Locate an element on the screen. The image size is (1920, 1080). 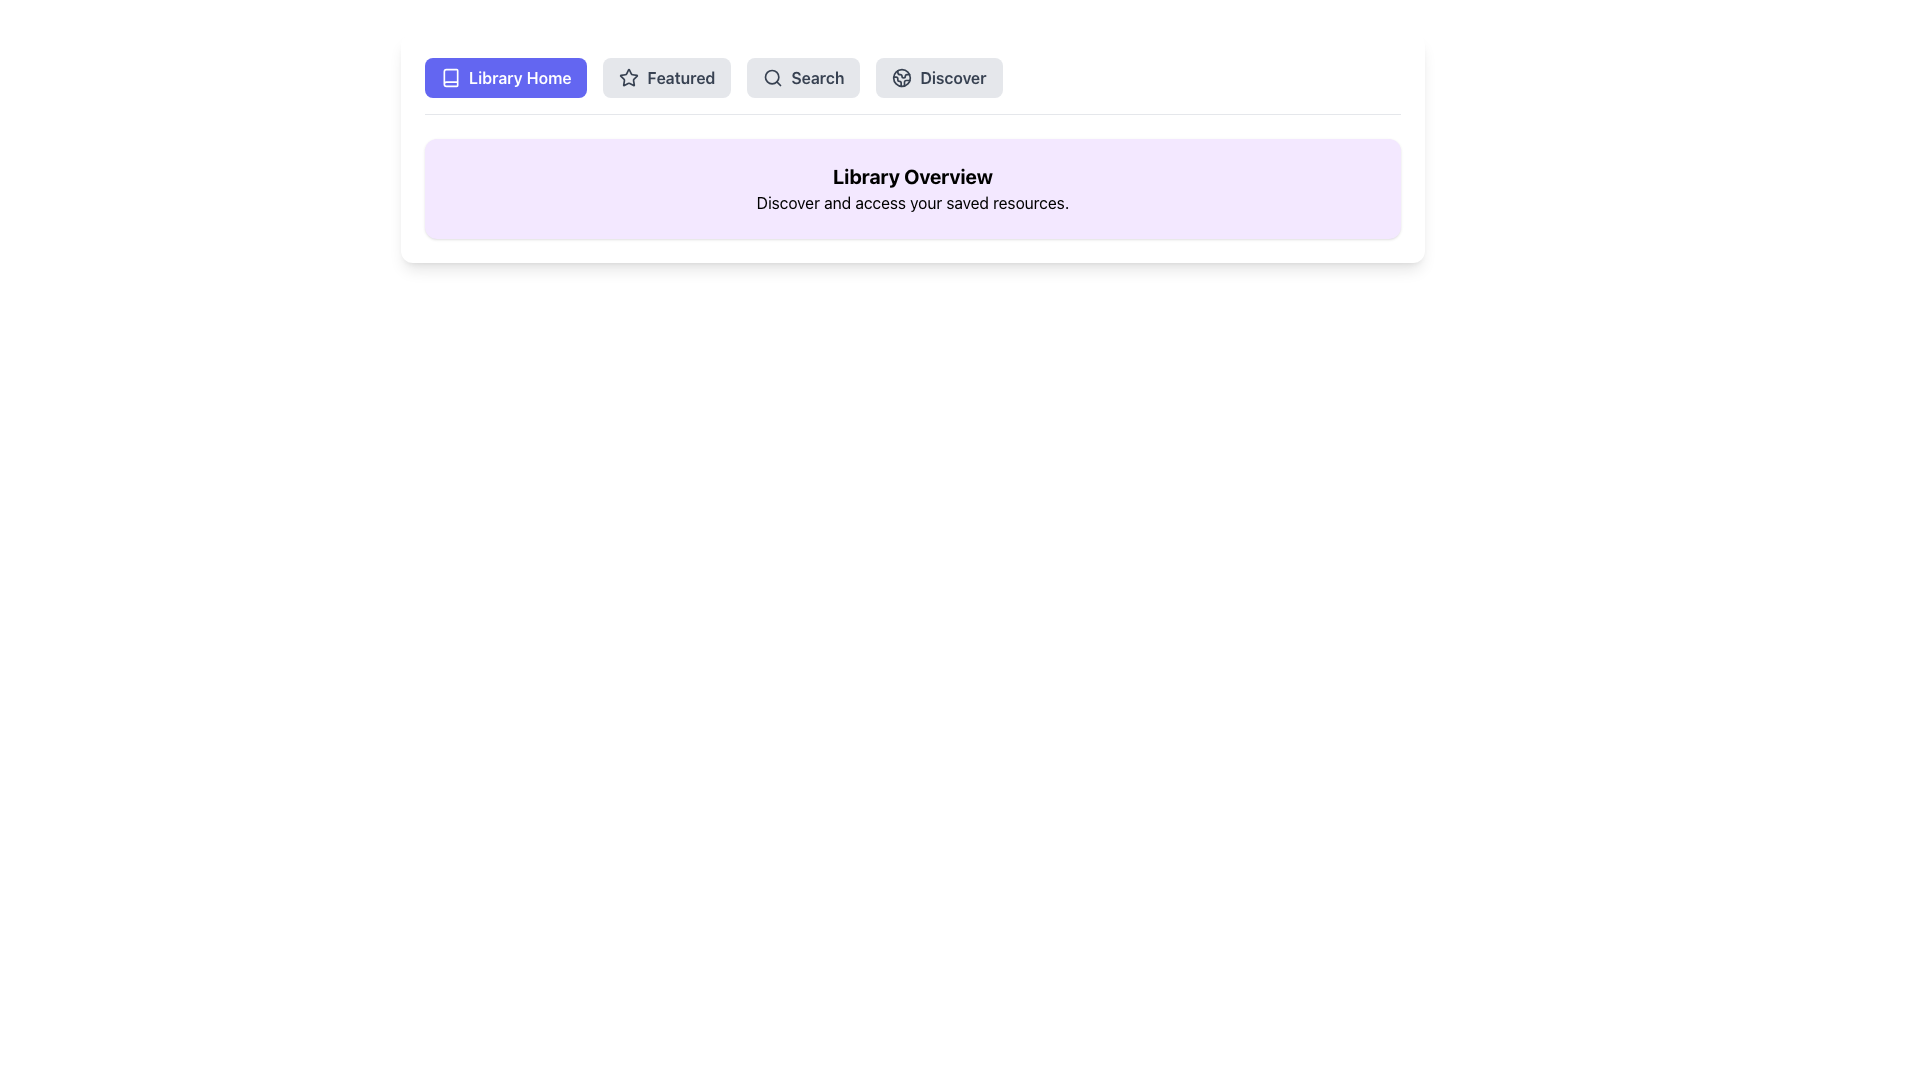
text header located at the top of the section, which serves as the main topic indicator for the content below is located at coordinates (911, 176).